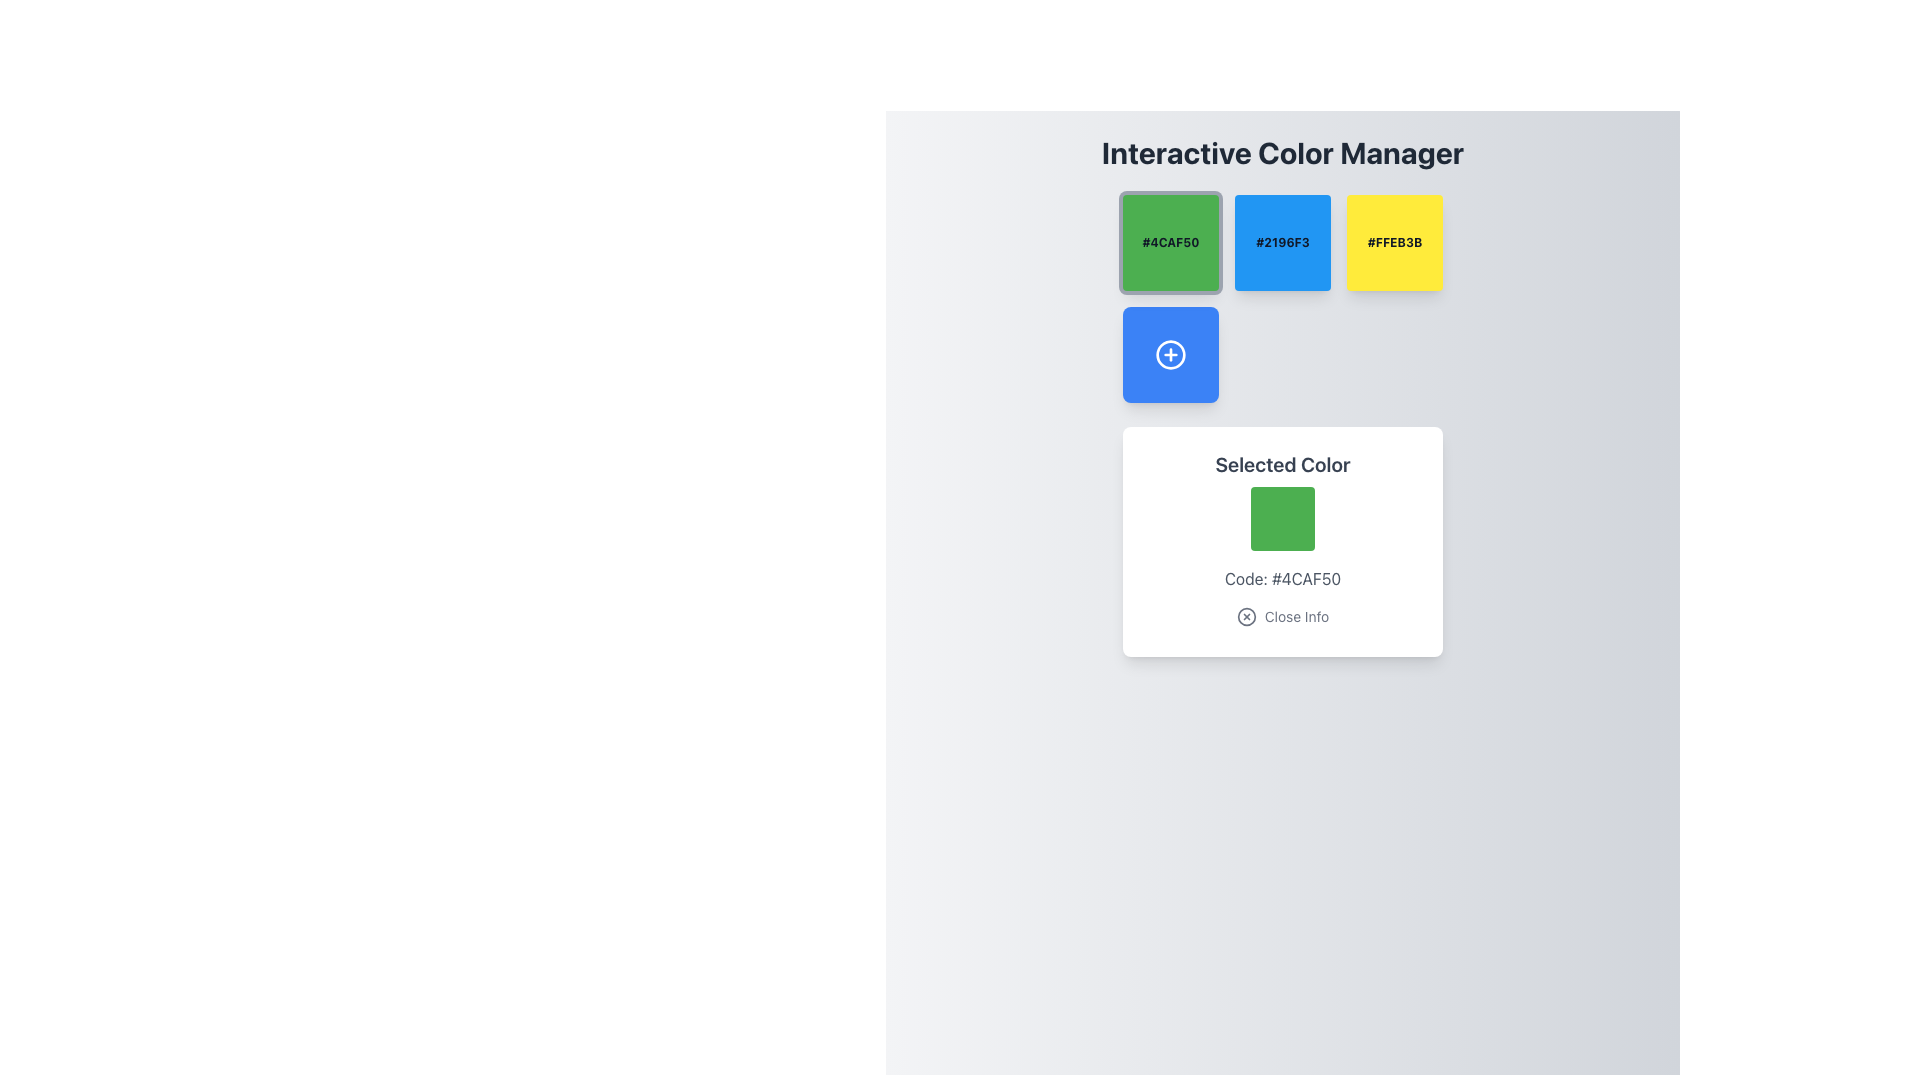 This screenshot has width=1920, height=1080. I want to click on the static text display that shows the hexadecimal code of the selected color, so click(1282, 578).